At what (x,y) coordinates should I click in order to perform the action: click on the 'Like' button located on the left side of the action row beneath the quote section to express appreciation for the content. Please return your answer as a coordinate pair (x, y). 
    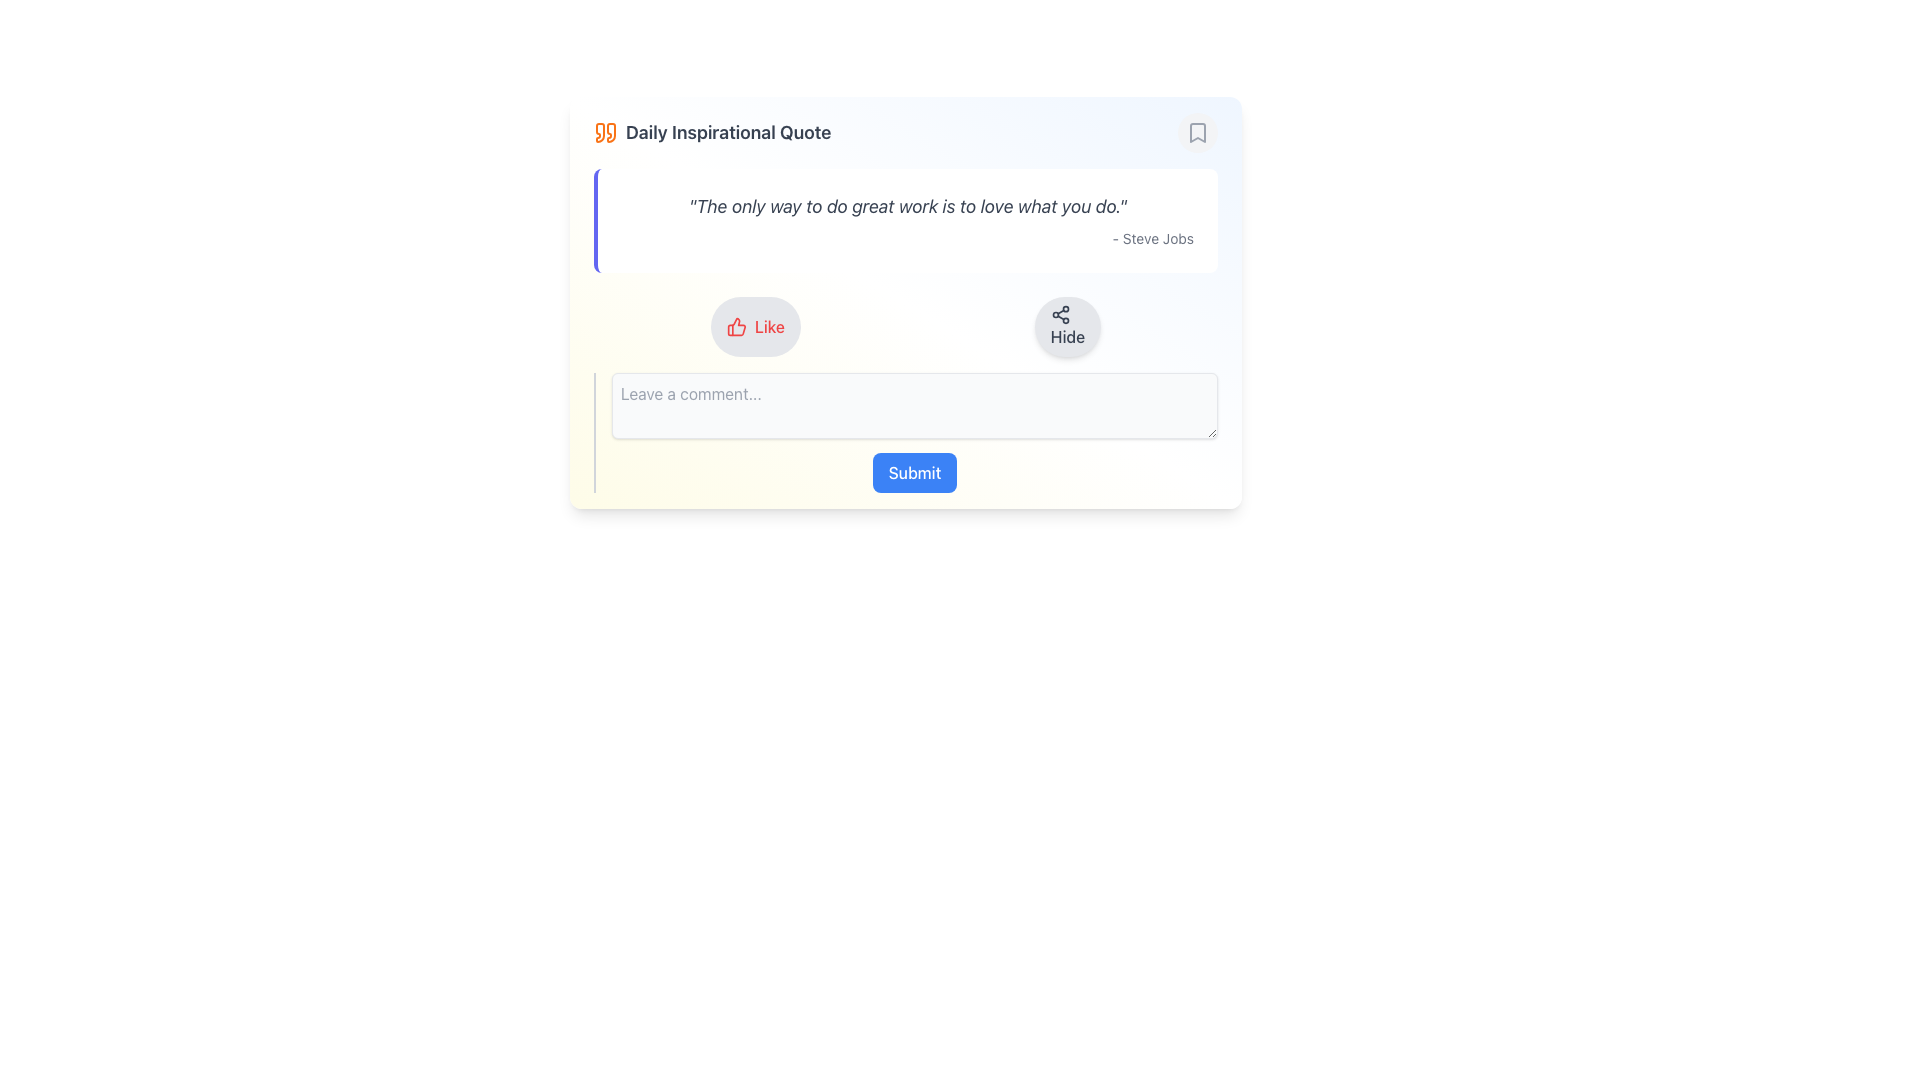
    Looking at the image, I should click on (754, 326).